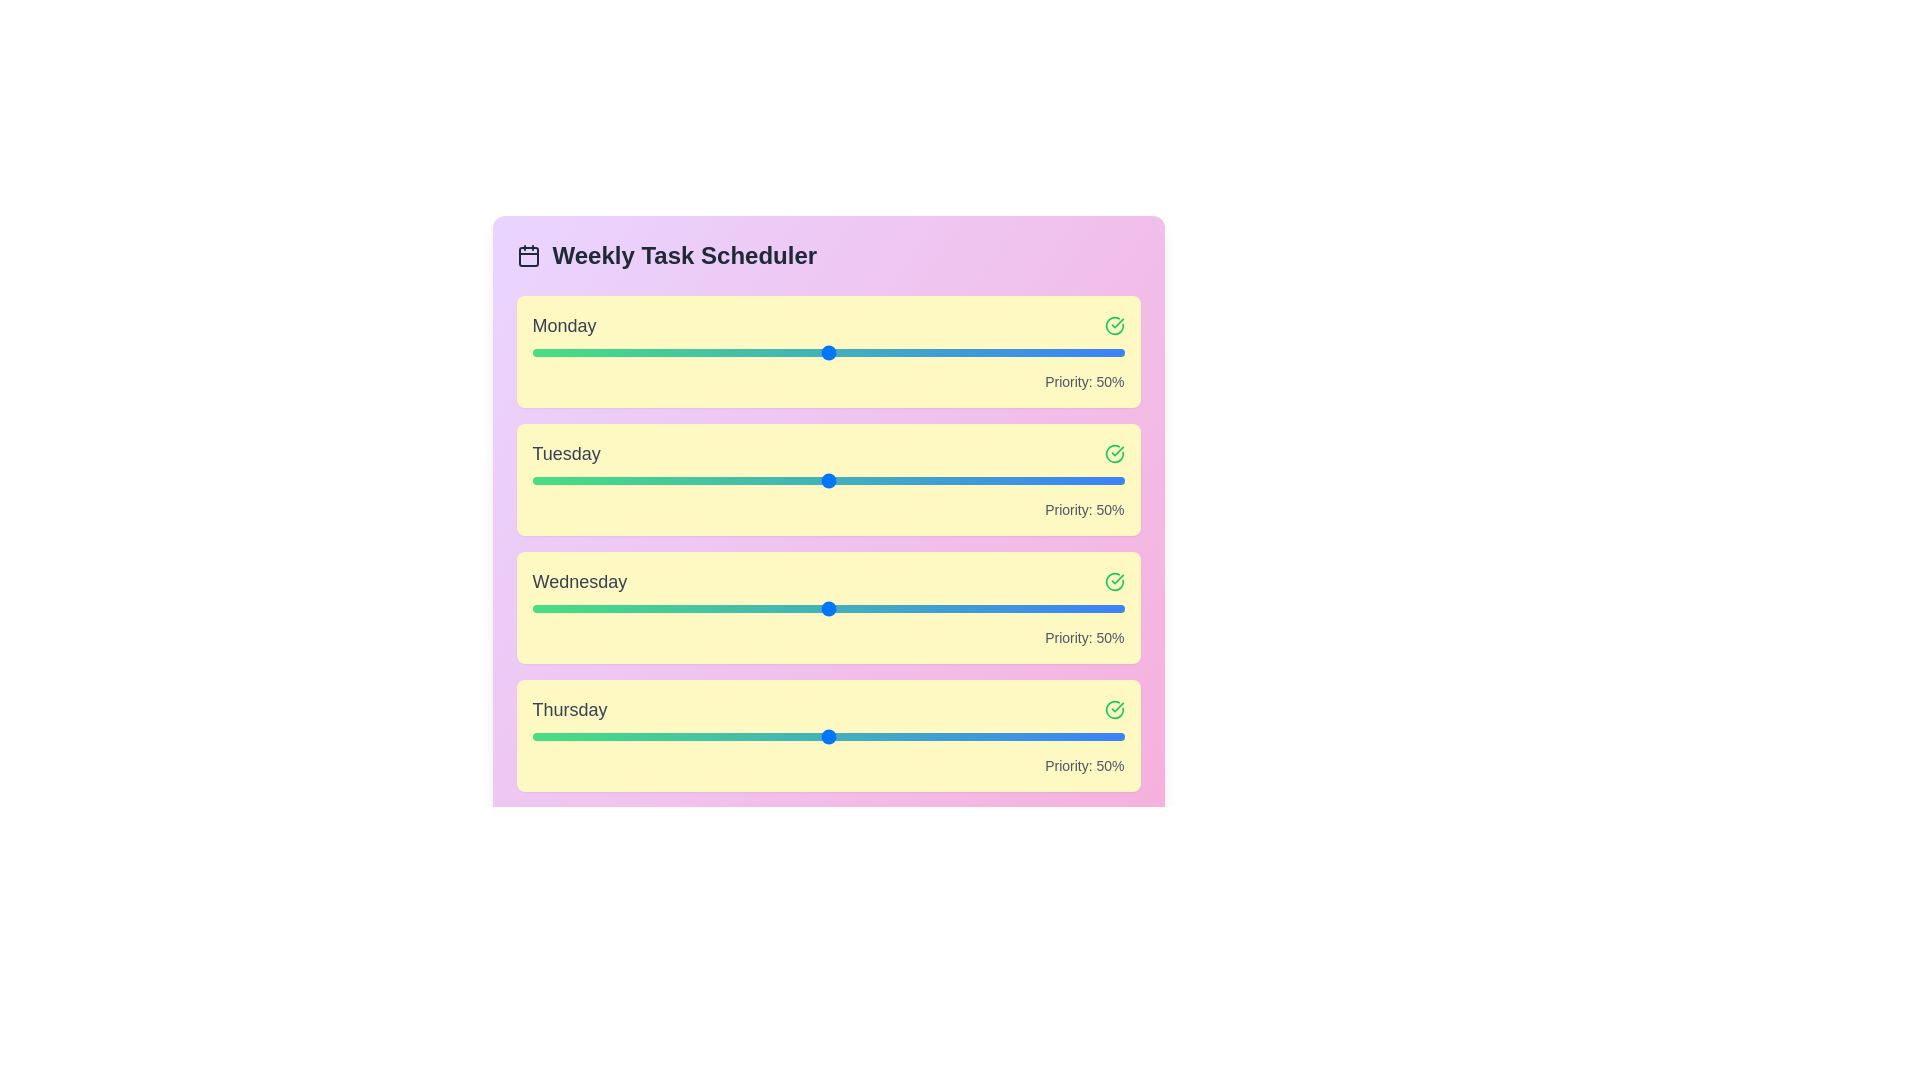  What do you see at coordinates (1113, 708) in the screenshot?
I see `checkmark icon next to Thursday` at bounding box center [1113, 708].